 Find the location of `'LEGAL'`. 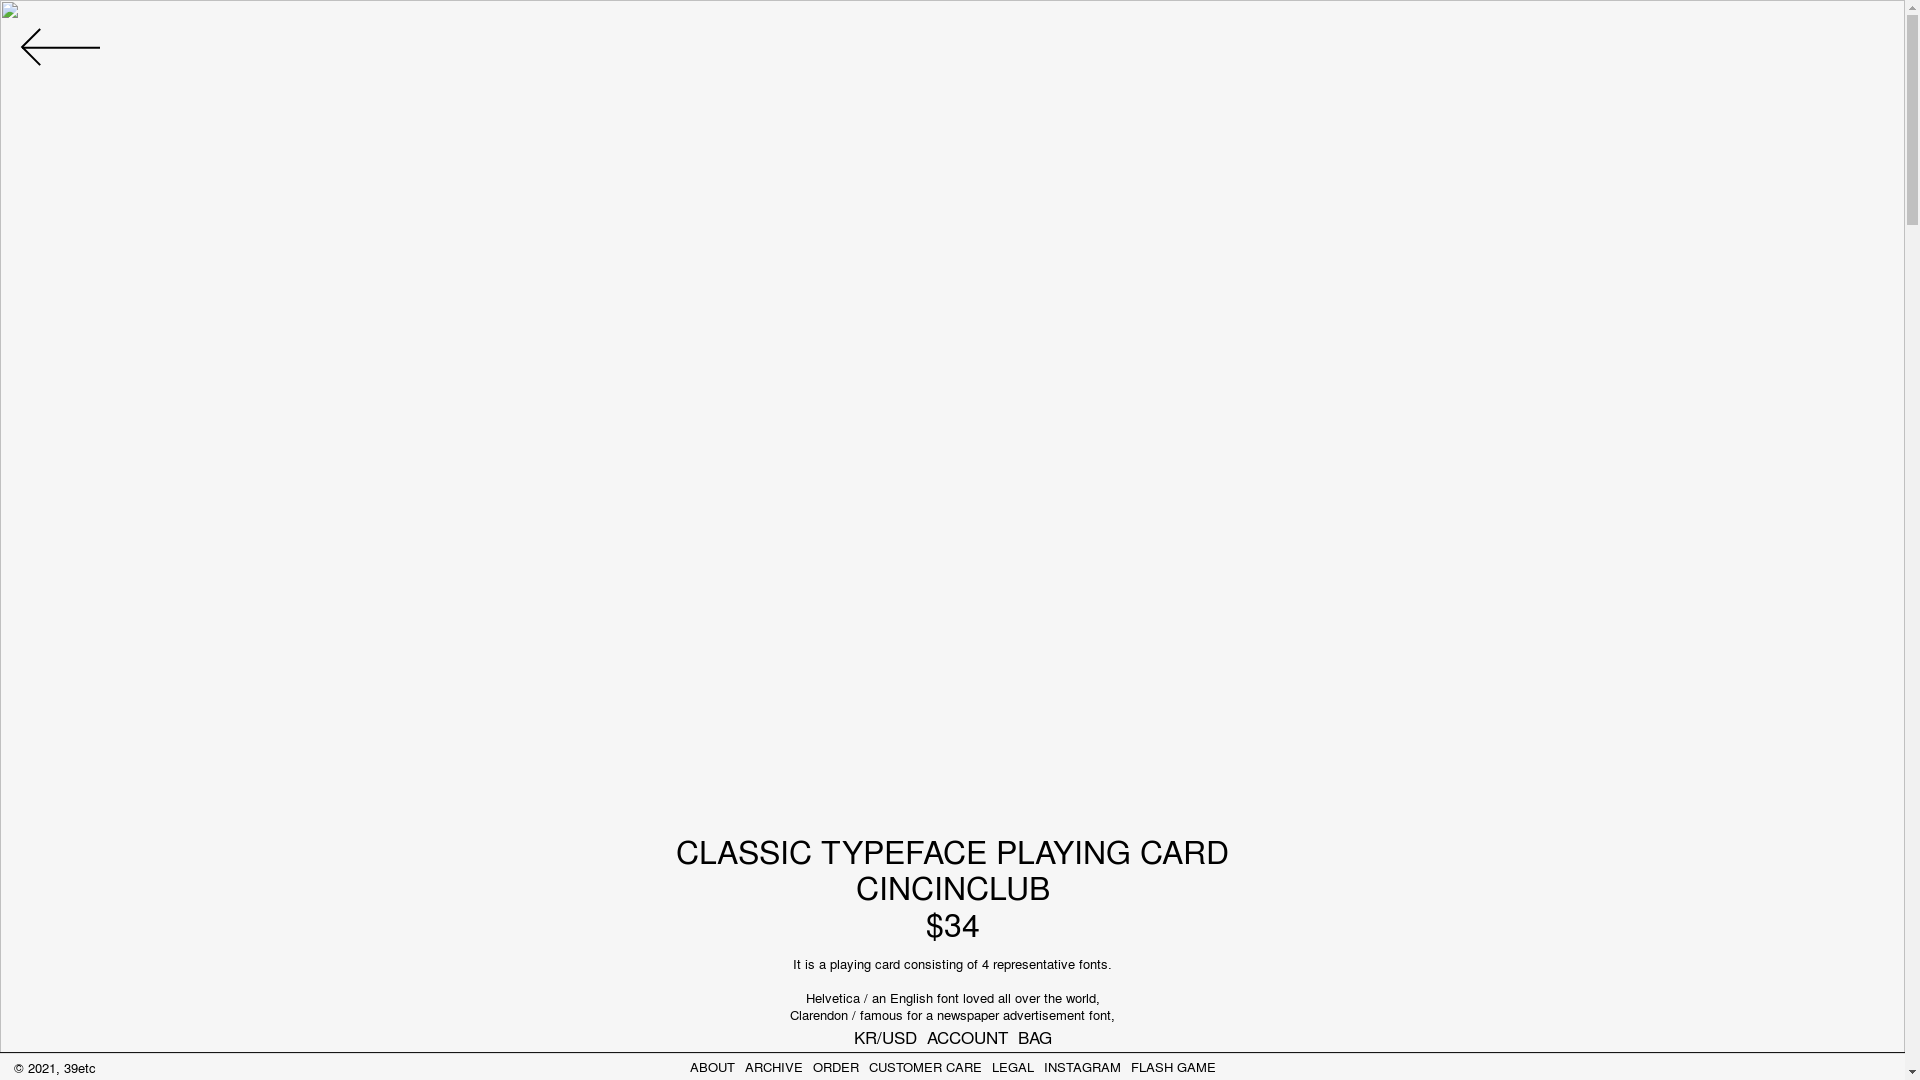

'LEGAL' is located at coordinates (1012, 1065).